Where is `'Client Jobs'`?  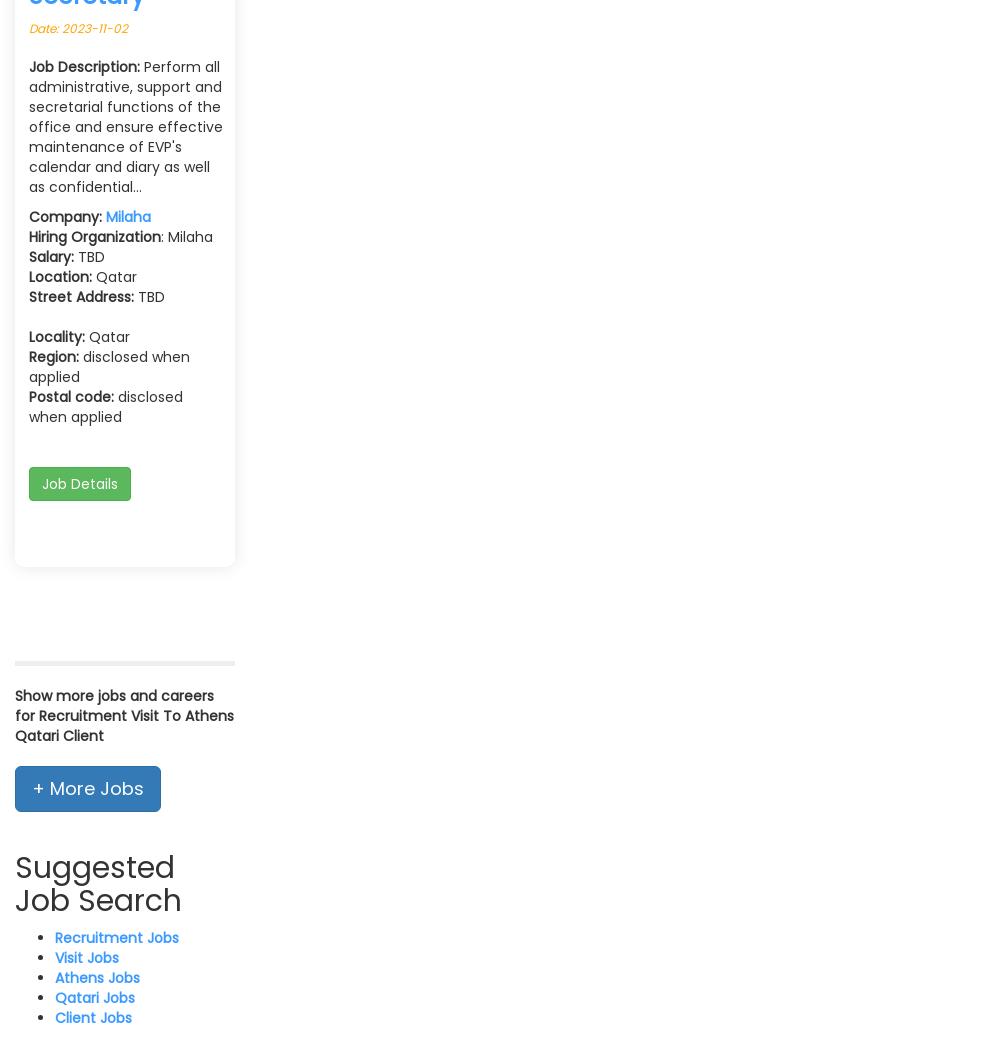 'Client Jobs' is located at coordinates (93, 1016).